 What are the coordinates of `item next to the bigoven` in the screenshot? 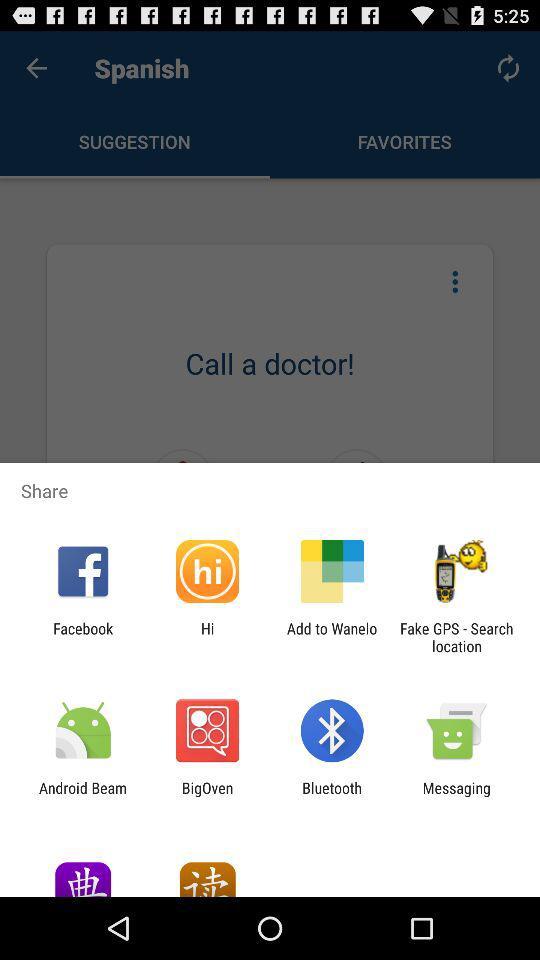 It's located at (332, 796).